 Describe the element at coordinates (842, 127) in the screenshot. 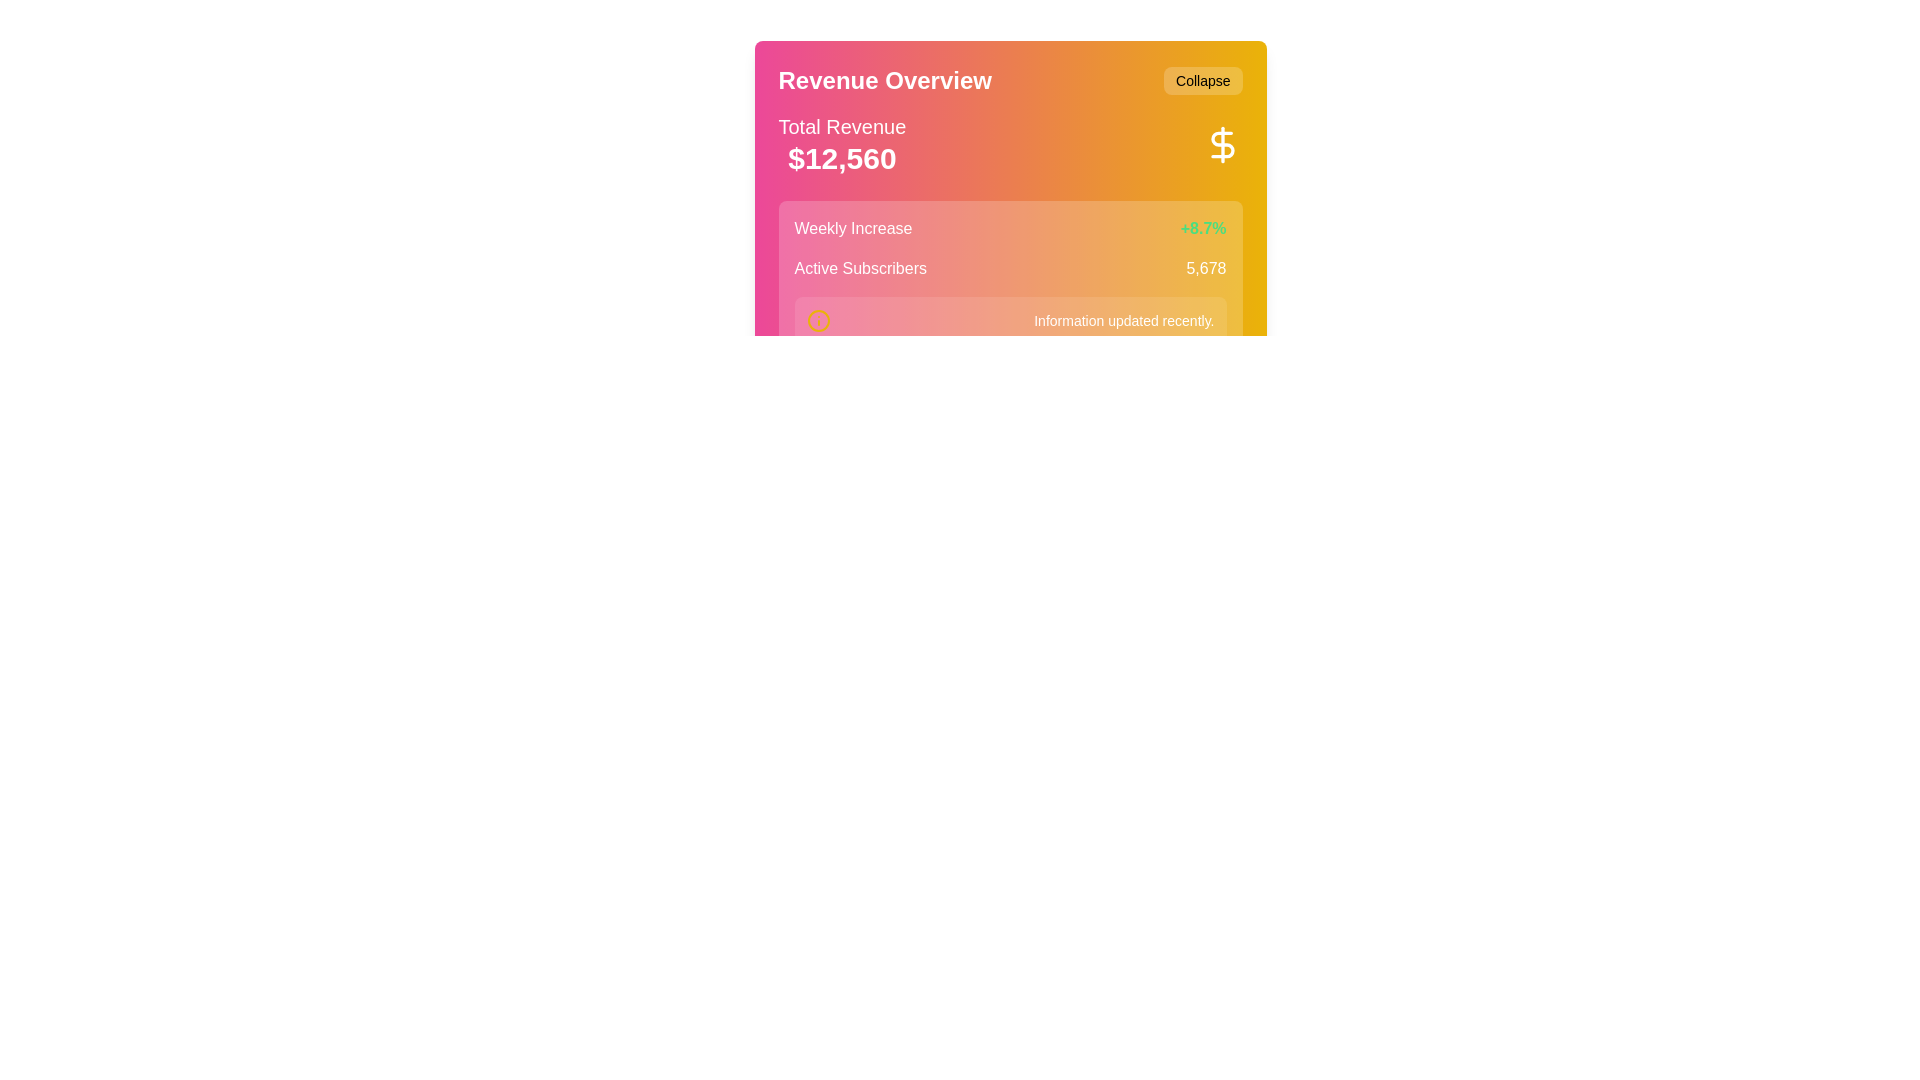

I see `the text label that describes the revenue-related data in the 'Revenue Overview' card, which is located above the numerical value '$12,560'` at that location.